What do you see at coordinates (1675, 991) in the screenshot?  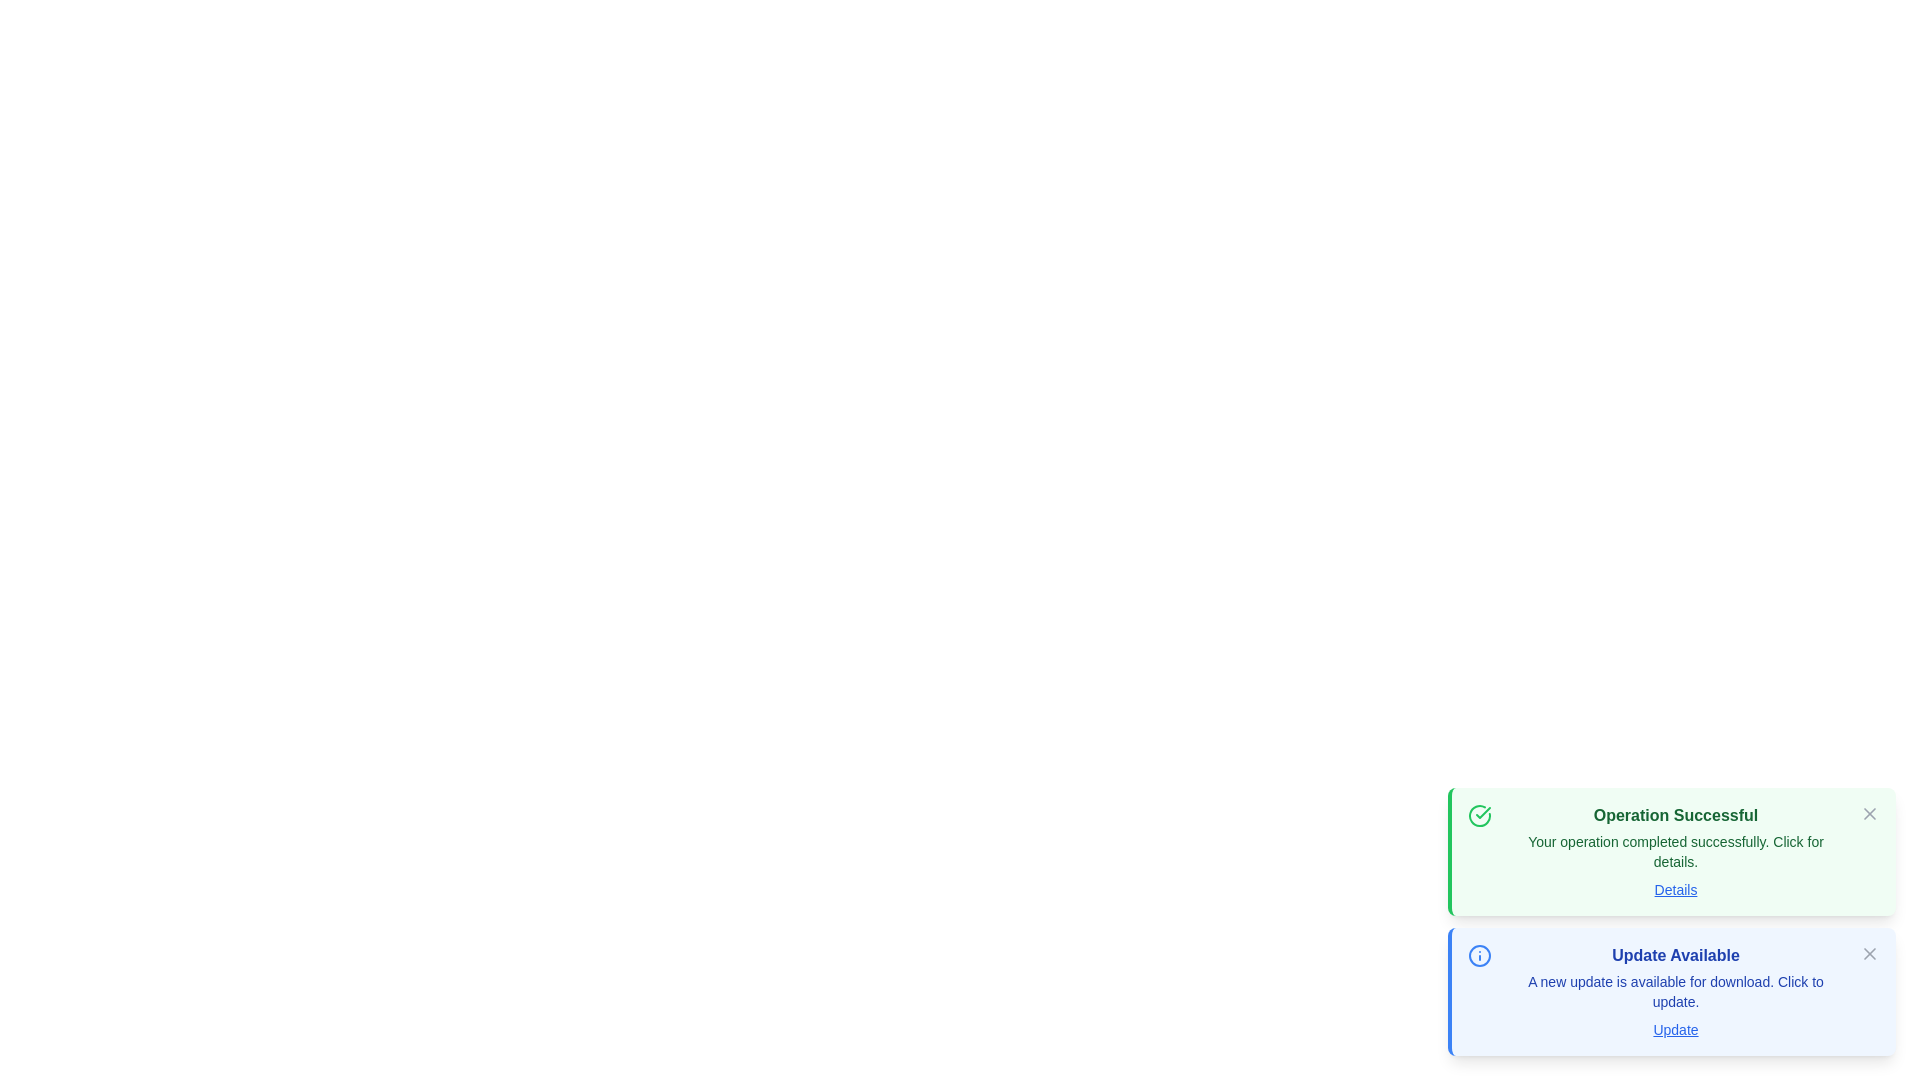 I see `the text element that reads 'A new update is available for download. Click to update.' which is located within the notification card below the 'Update Available' heading` at bounding box center [1675, 991].